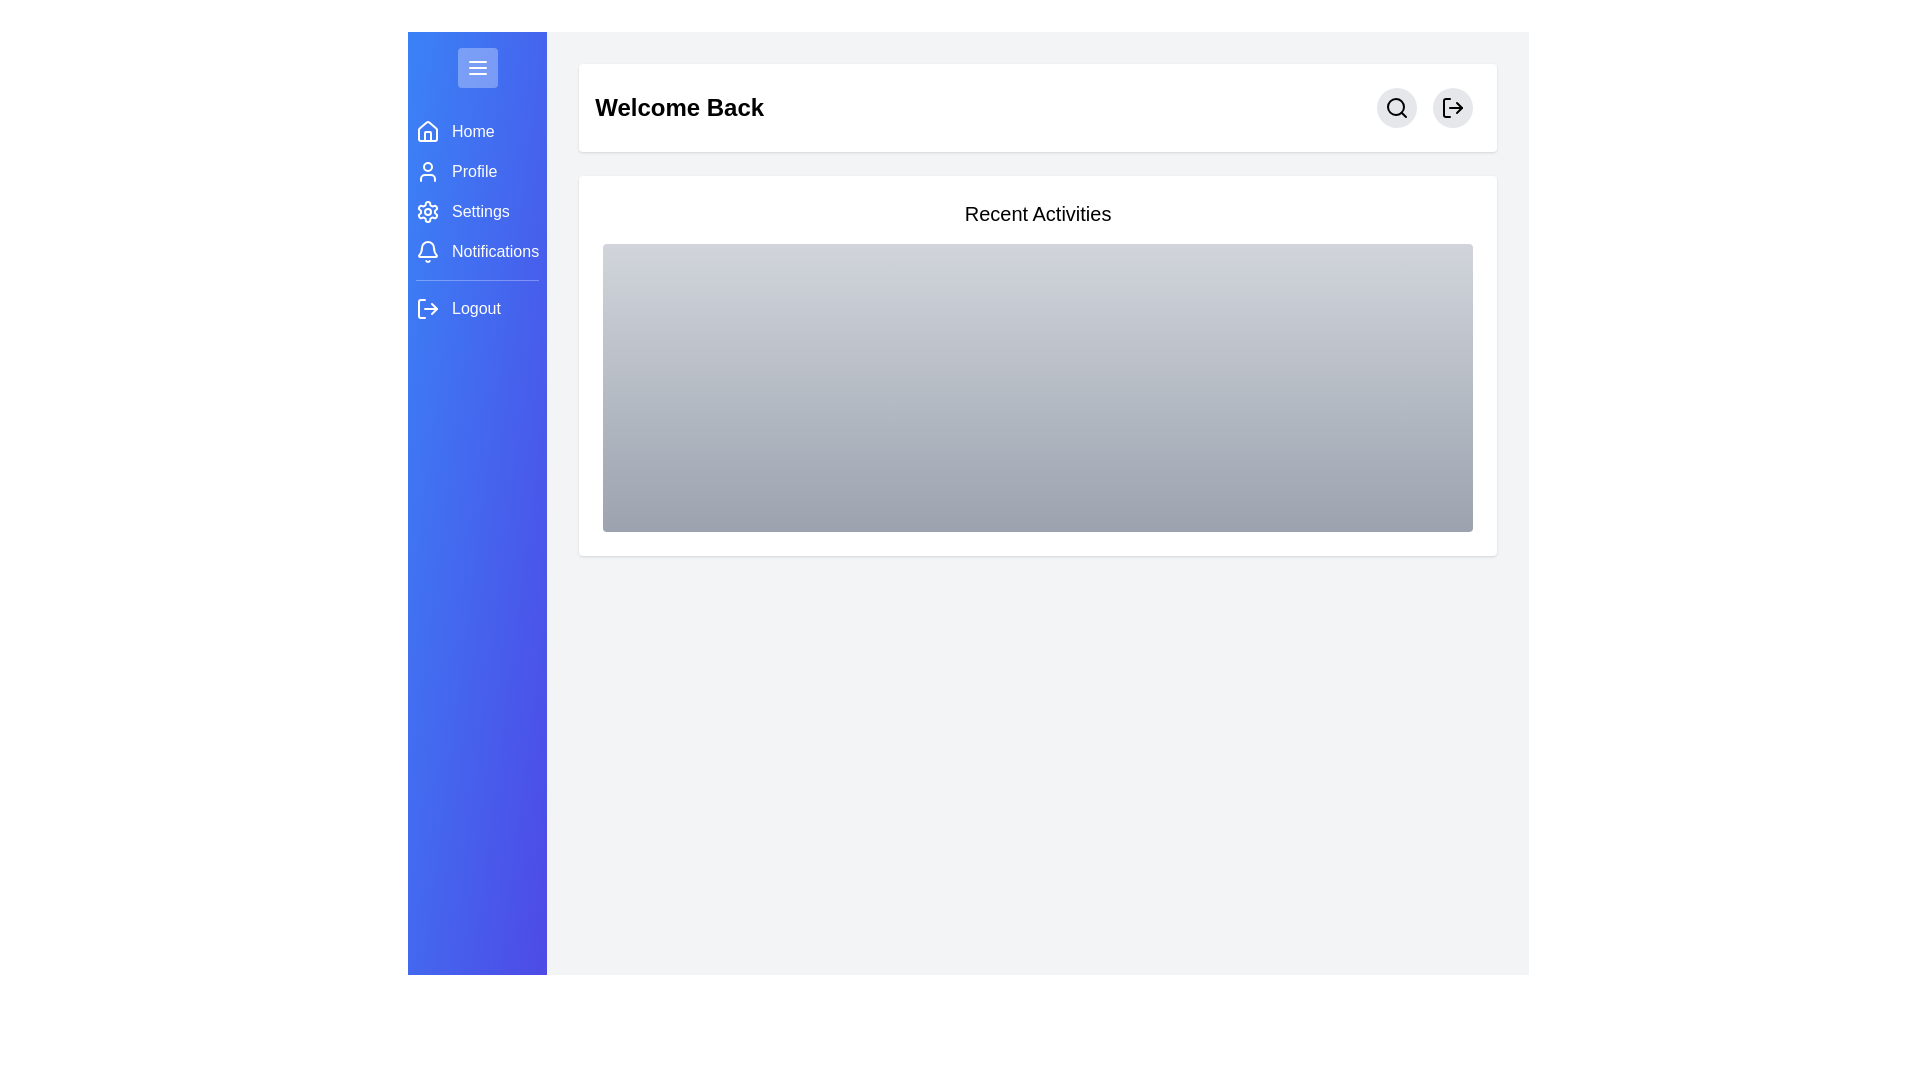  What do you see at coordinates (421, 308) in the screenshot?
I see `the leftmost portion of the logout icon in the navigation sidebar, which contributes to the functionality of logging out from the system` at bounding box center [421, 308].